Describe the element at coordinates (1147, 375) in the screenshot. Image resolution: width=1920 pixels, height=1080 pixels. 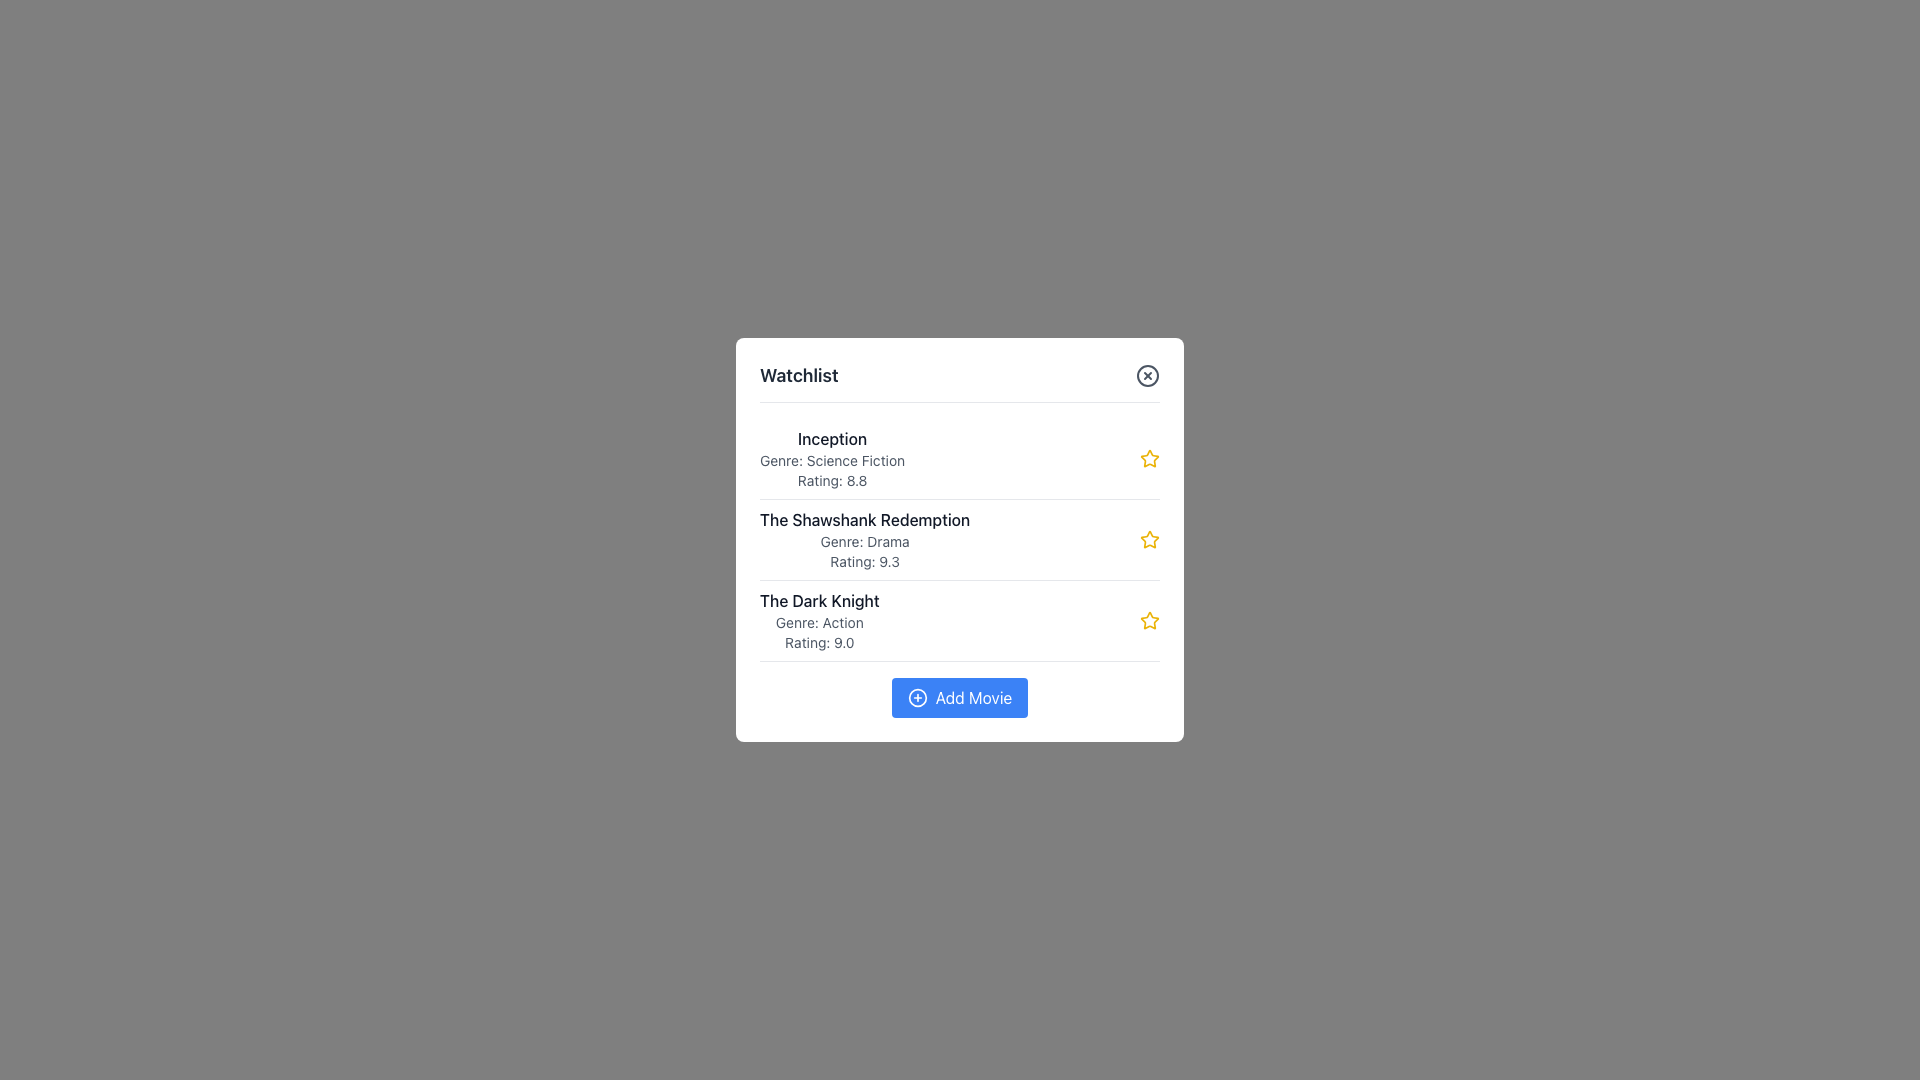
I see `the close button represented by a Circle within an SVG located in the top-right corner of the modal dialog containing a watchlist` at that location.